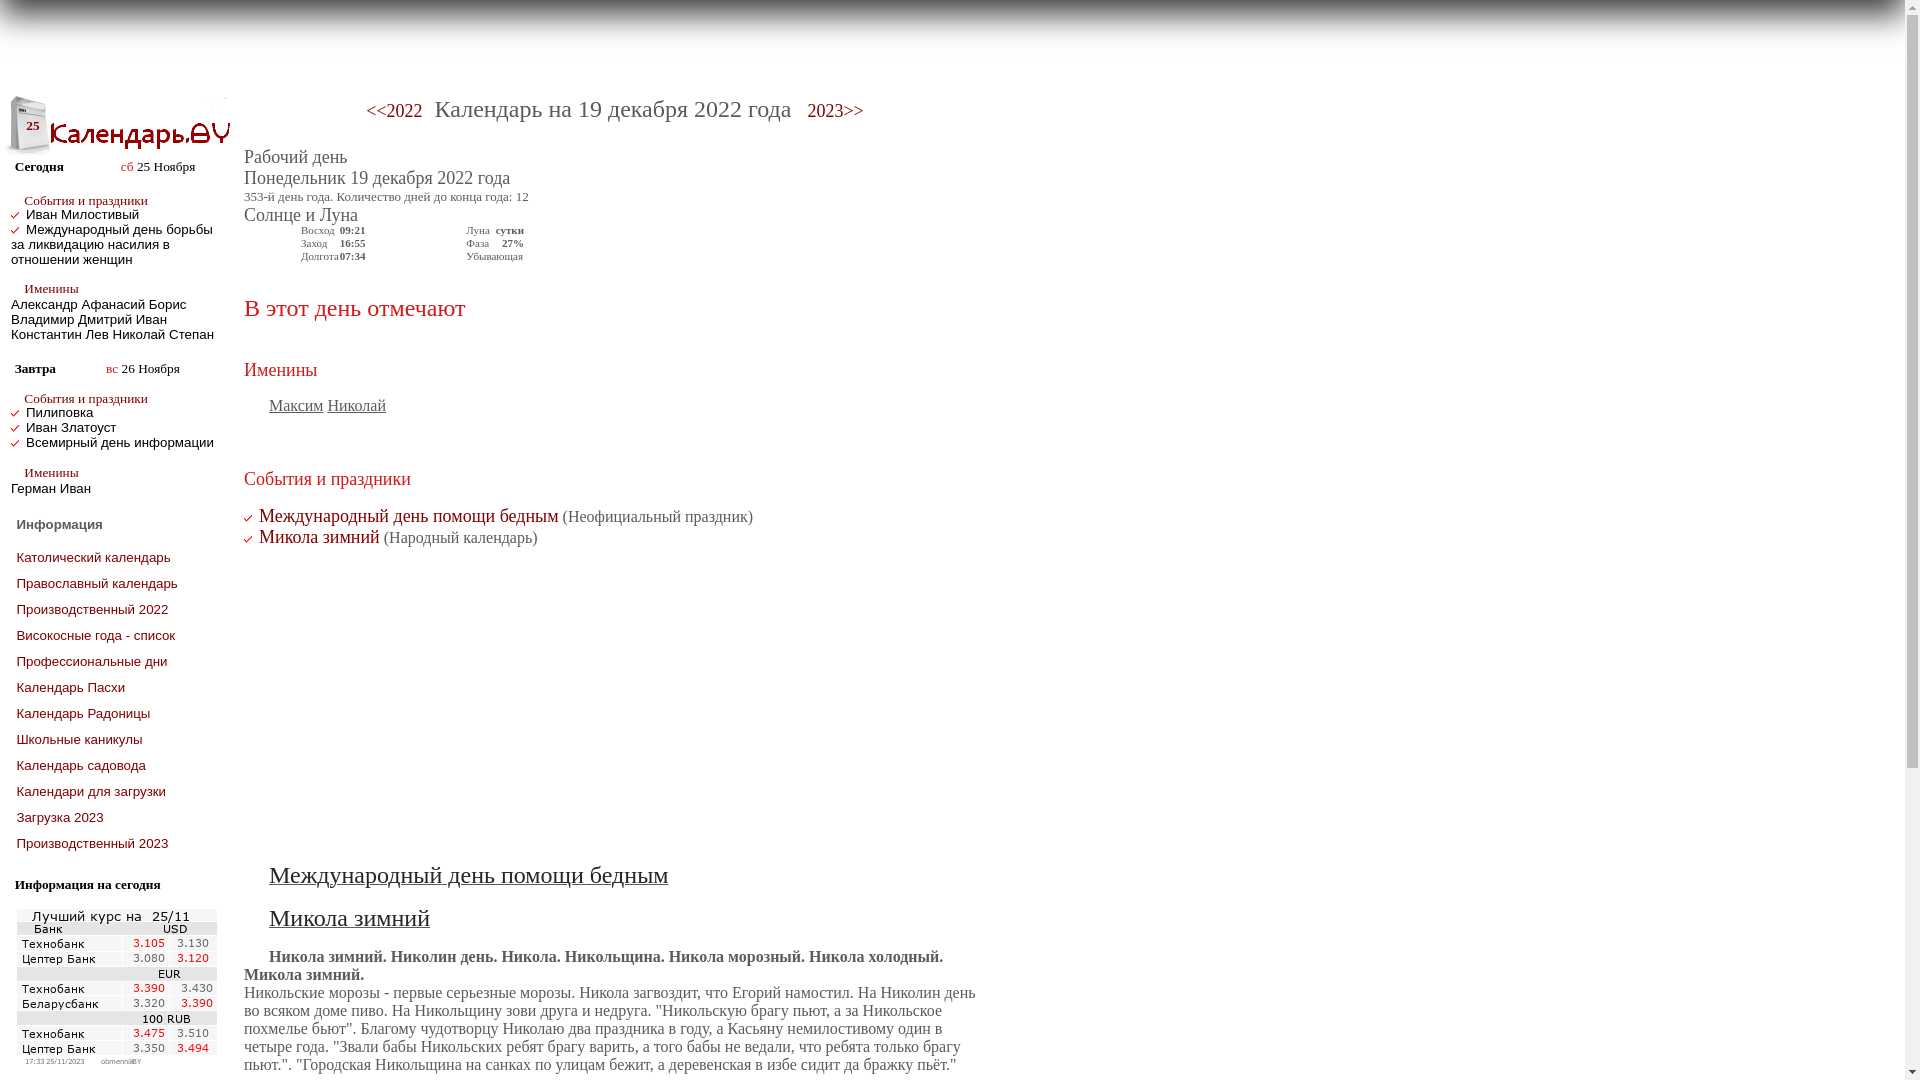 The image size is (1920, 1080). I want to click on '2023>>', so click(833, 111).